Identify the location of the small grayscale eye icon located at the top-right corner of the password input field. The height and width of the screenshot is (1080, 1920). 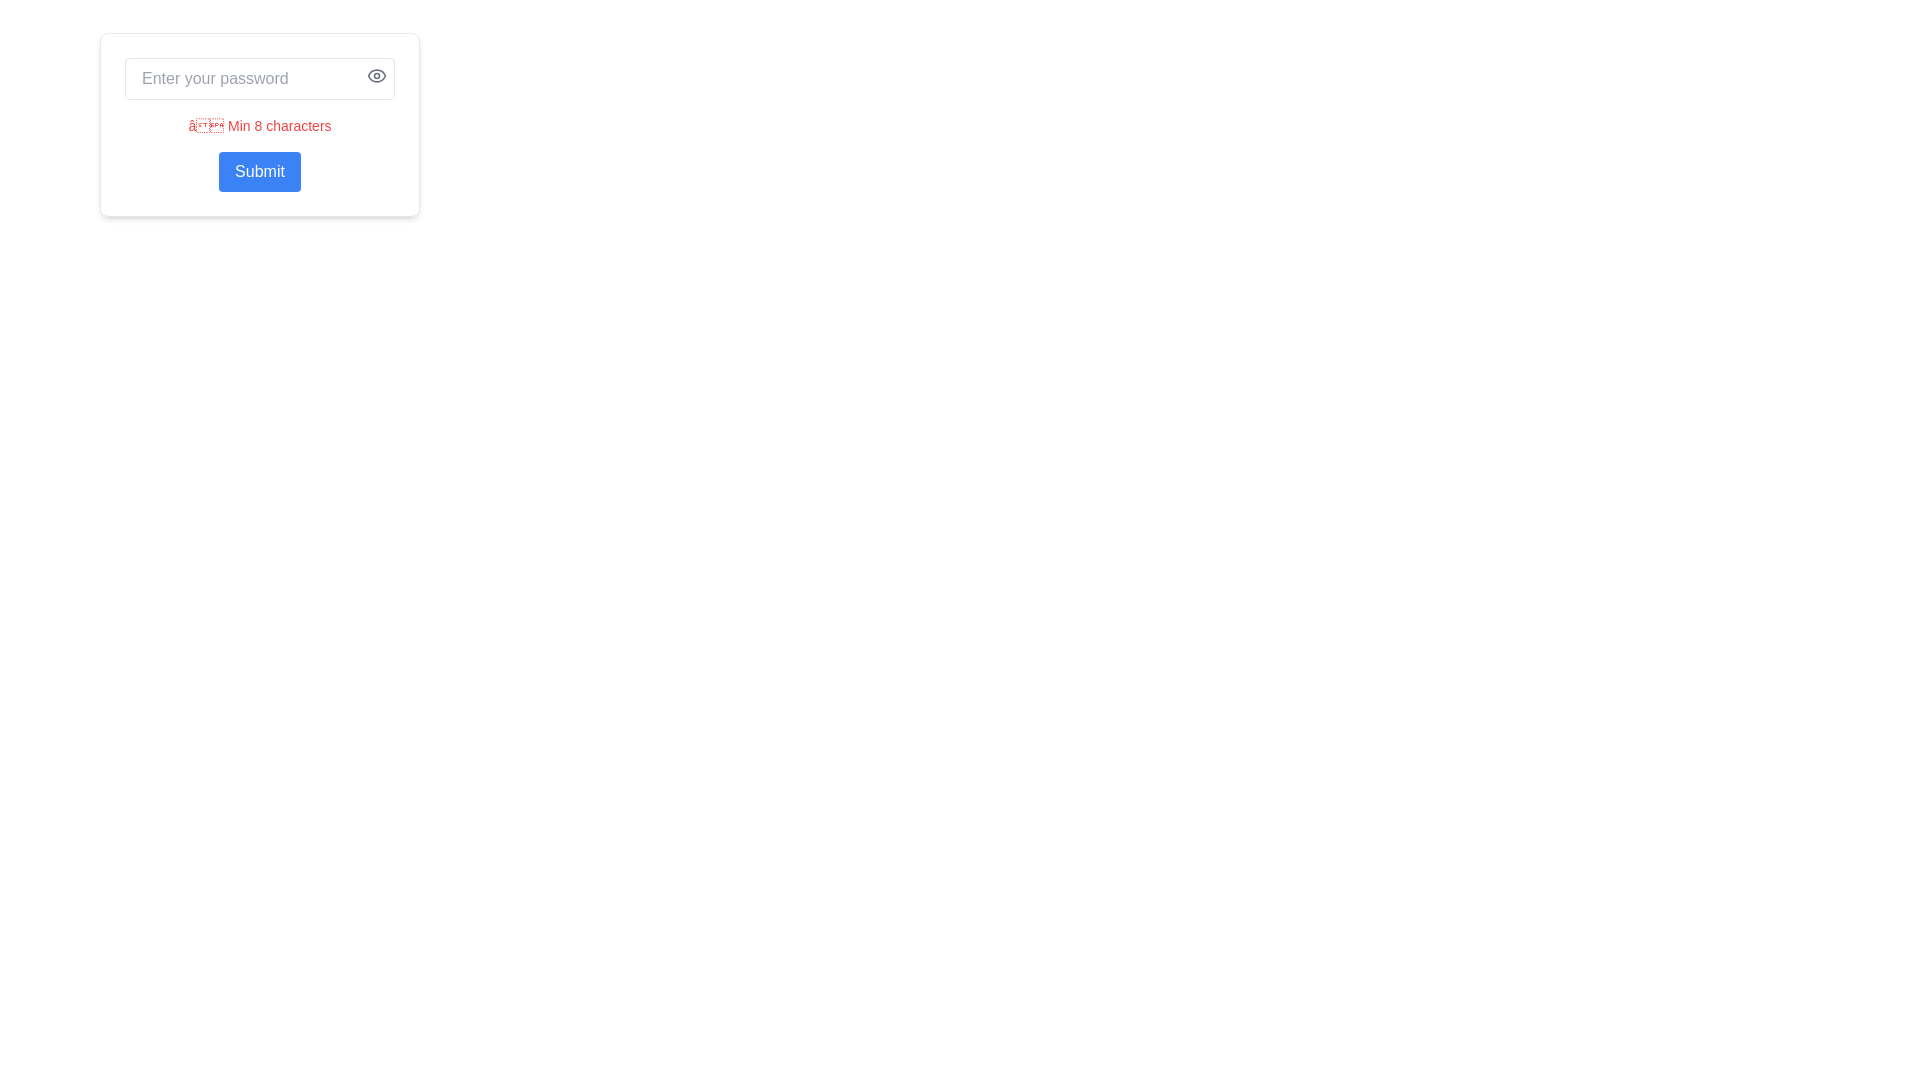
(377, 75).